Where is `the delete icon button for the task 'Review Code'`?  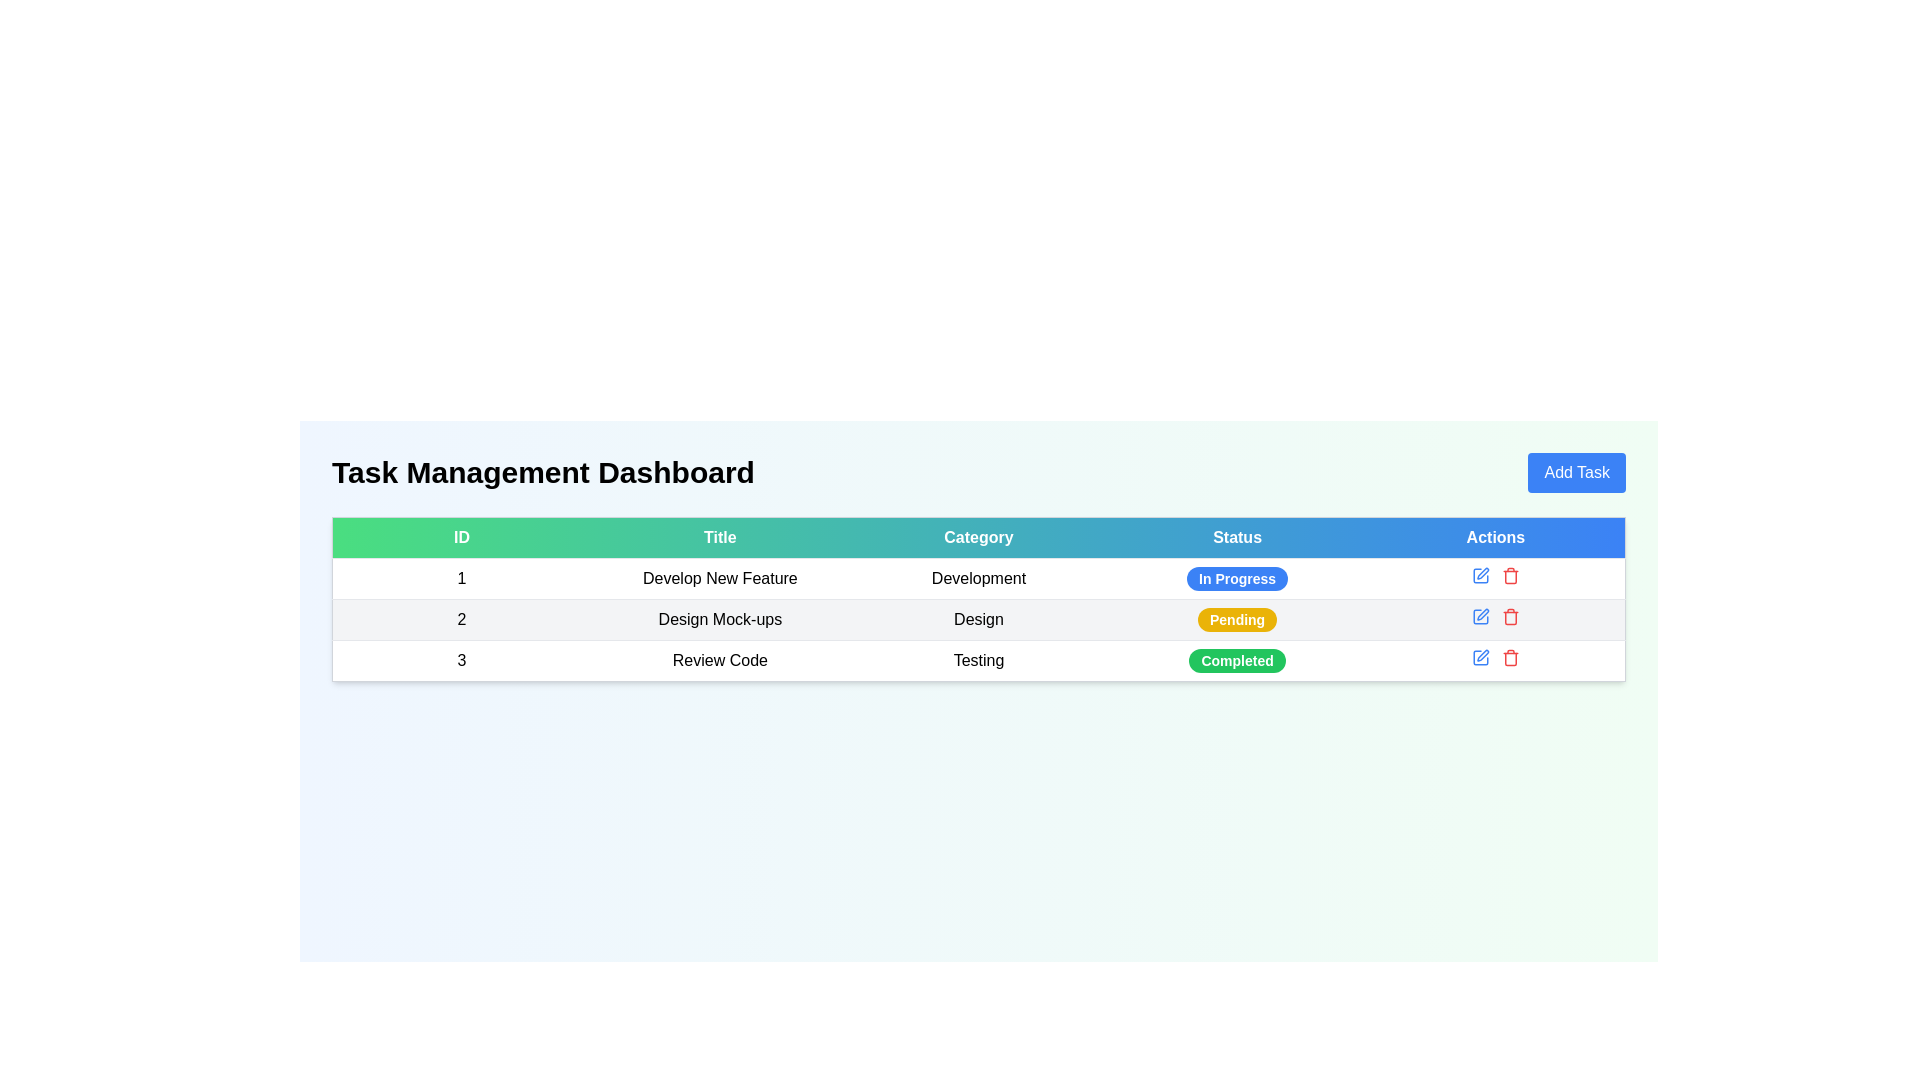
the delete icon button for the task 'Review Code' is located at coordinates (1510, 658).